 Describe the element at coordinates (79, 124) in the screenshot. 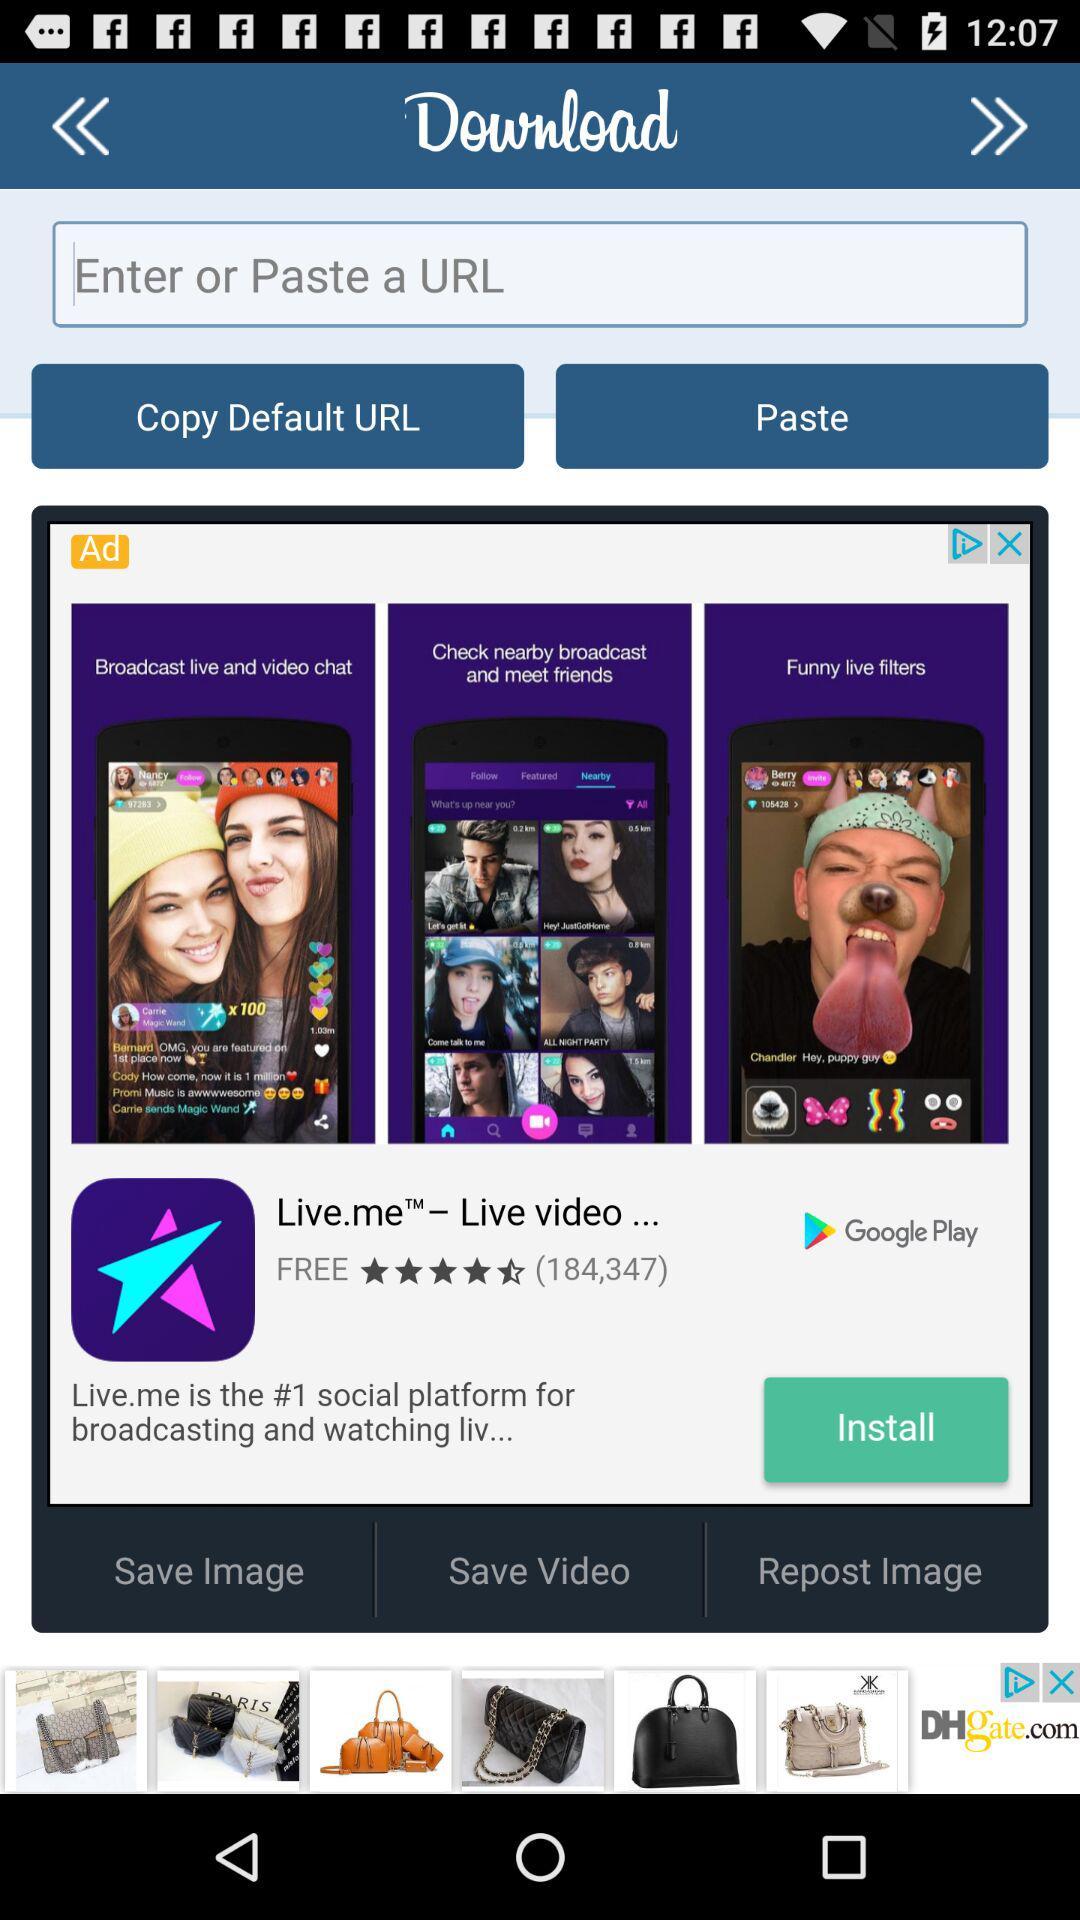

I see `back` at that location.